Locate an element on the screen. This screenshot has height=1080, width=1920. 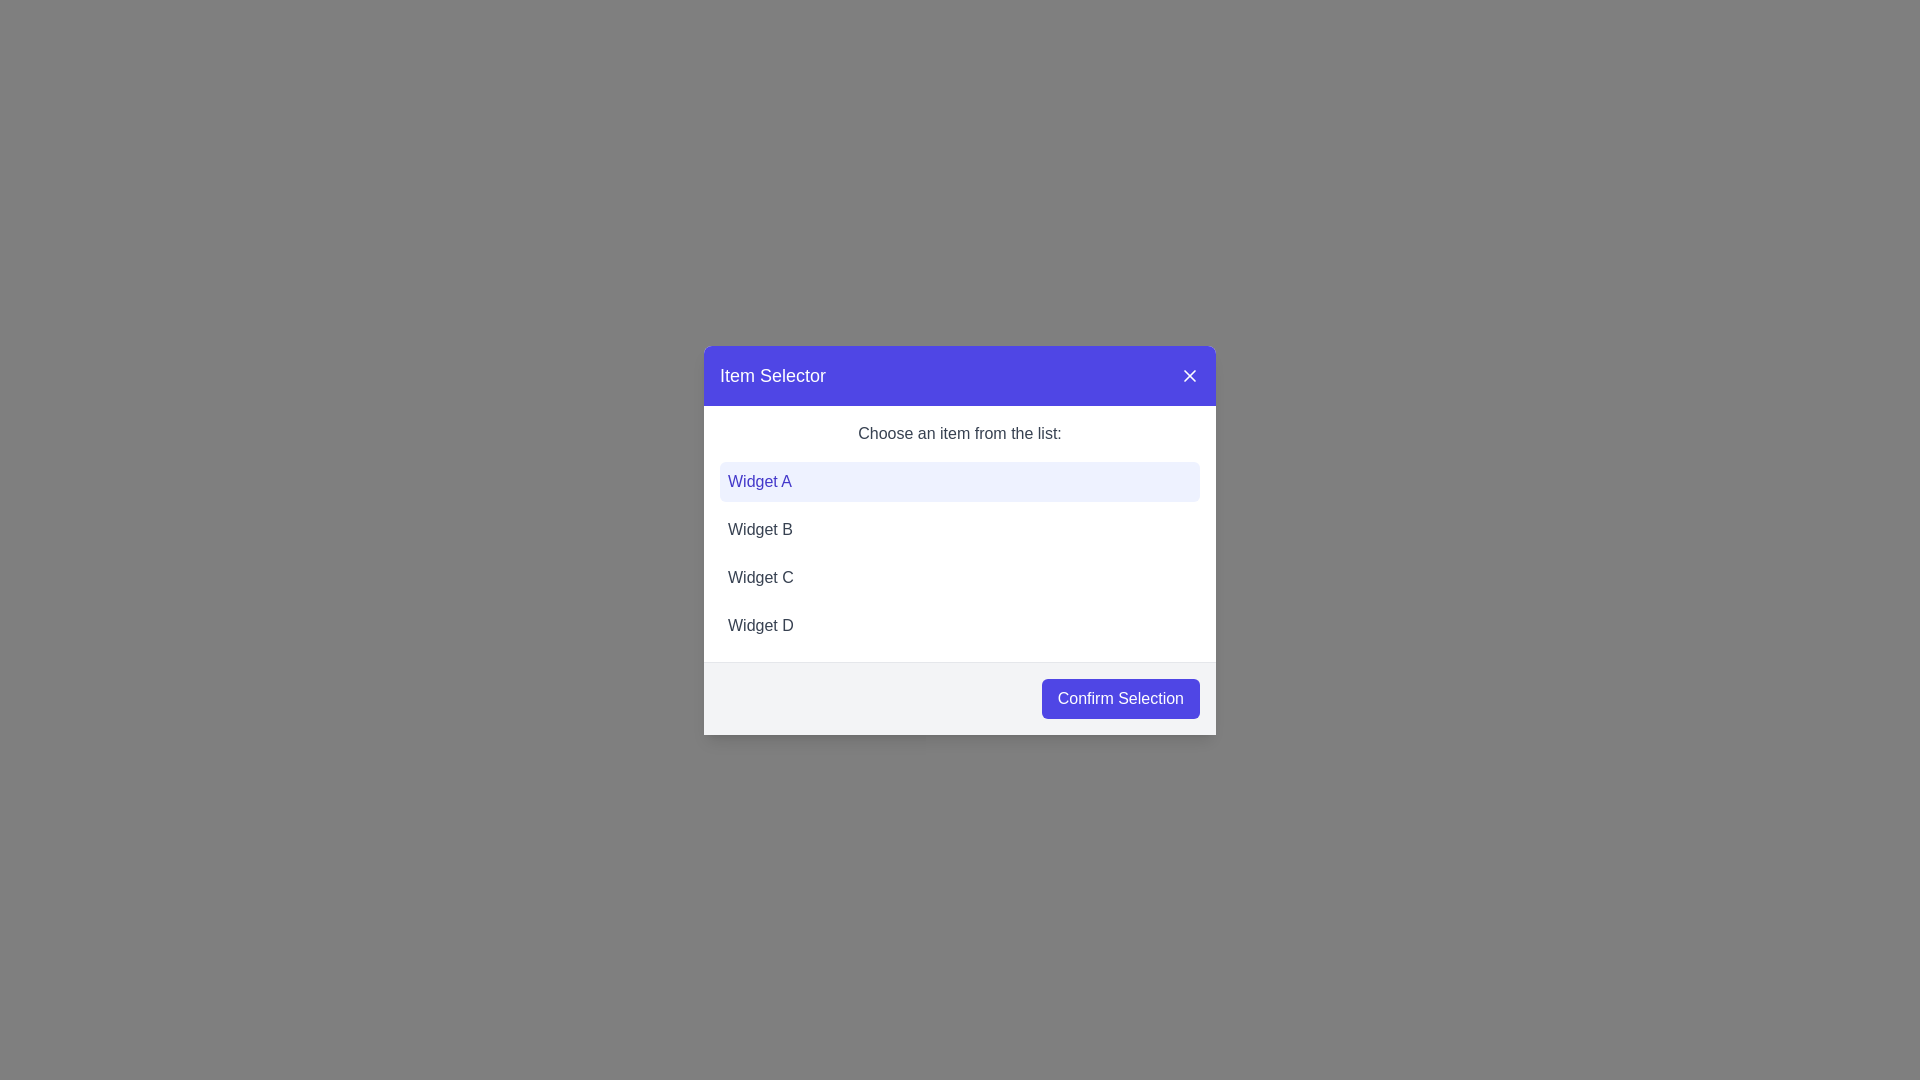
the list item displaying 'Widget C', which is the third item in a vertical list within the 'Item Selector' modal is located at coordinates (960, 577).